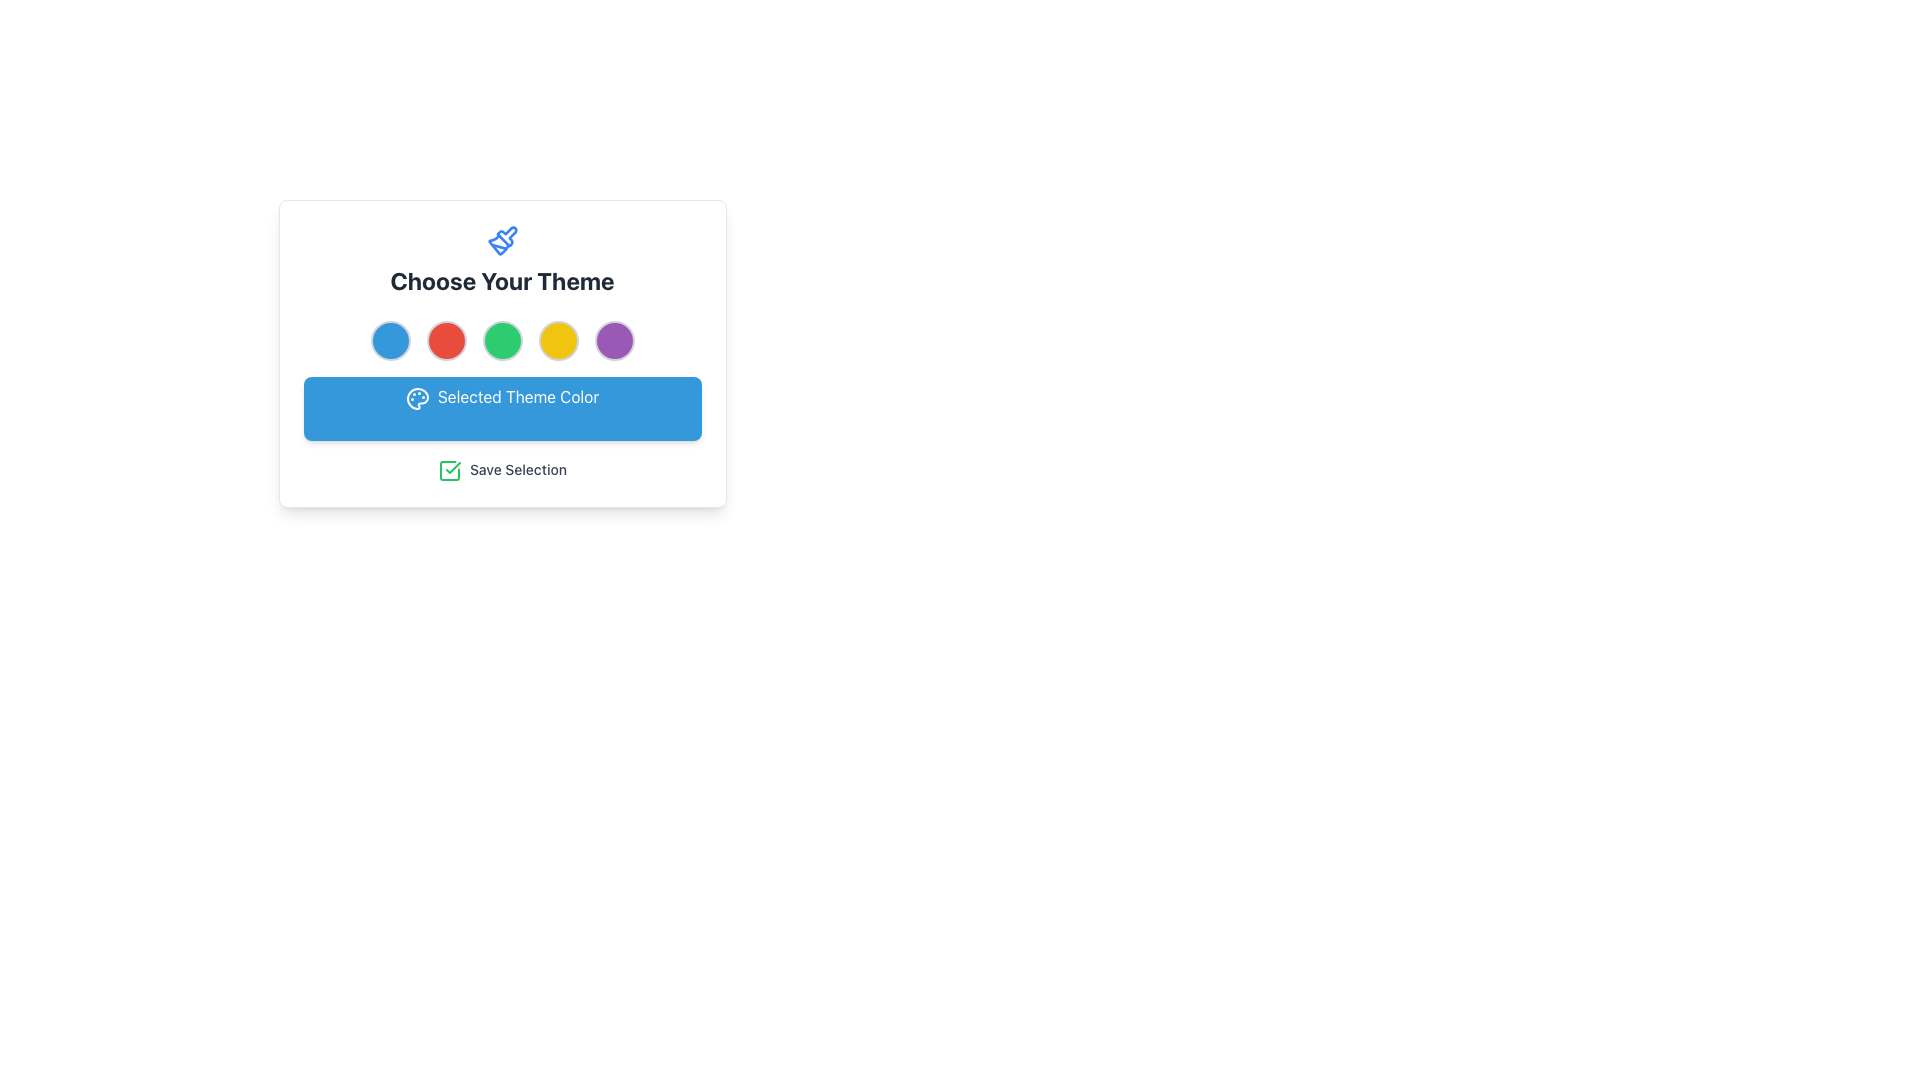 Image resolution: width=1920 pixels, height=1080 pixels. I want to click on the circular color buttons within the 'Choose Your Theme' card, so click(502, 352).